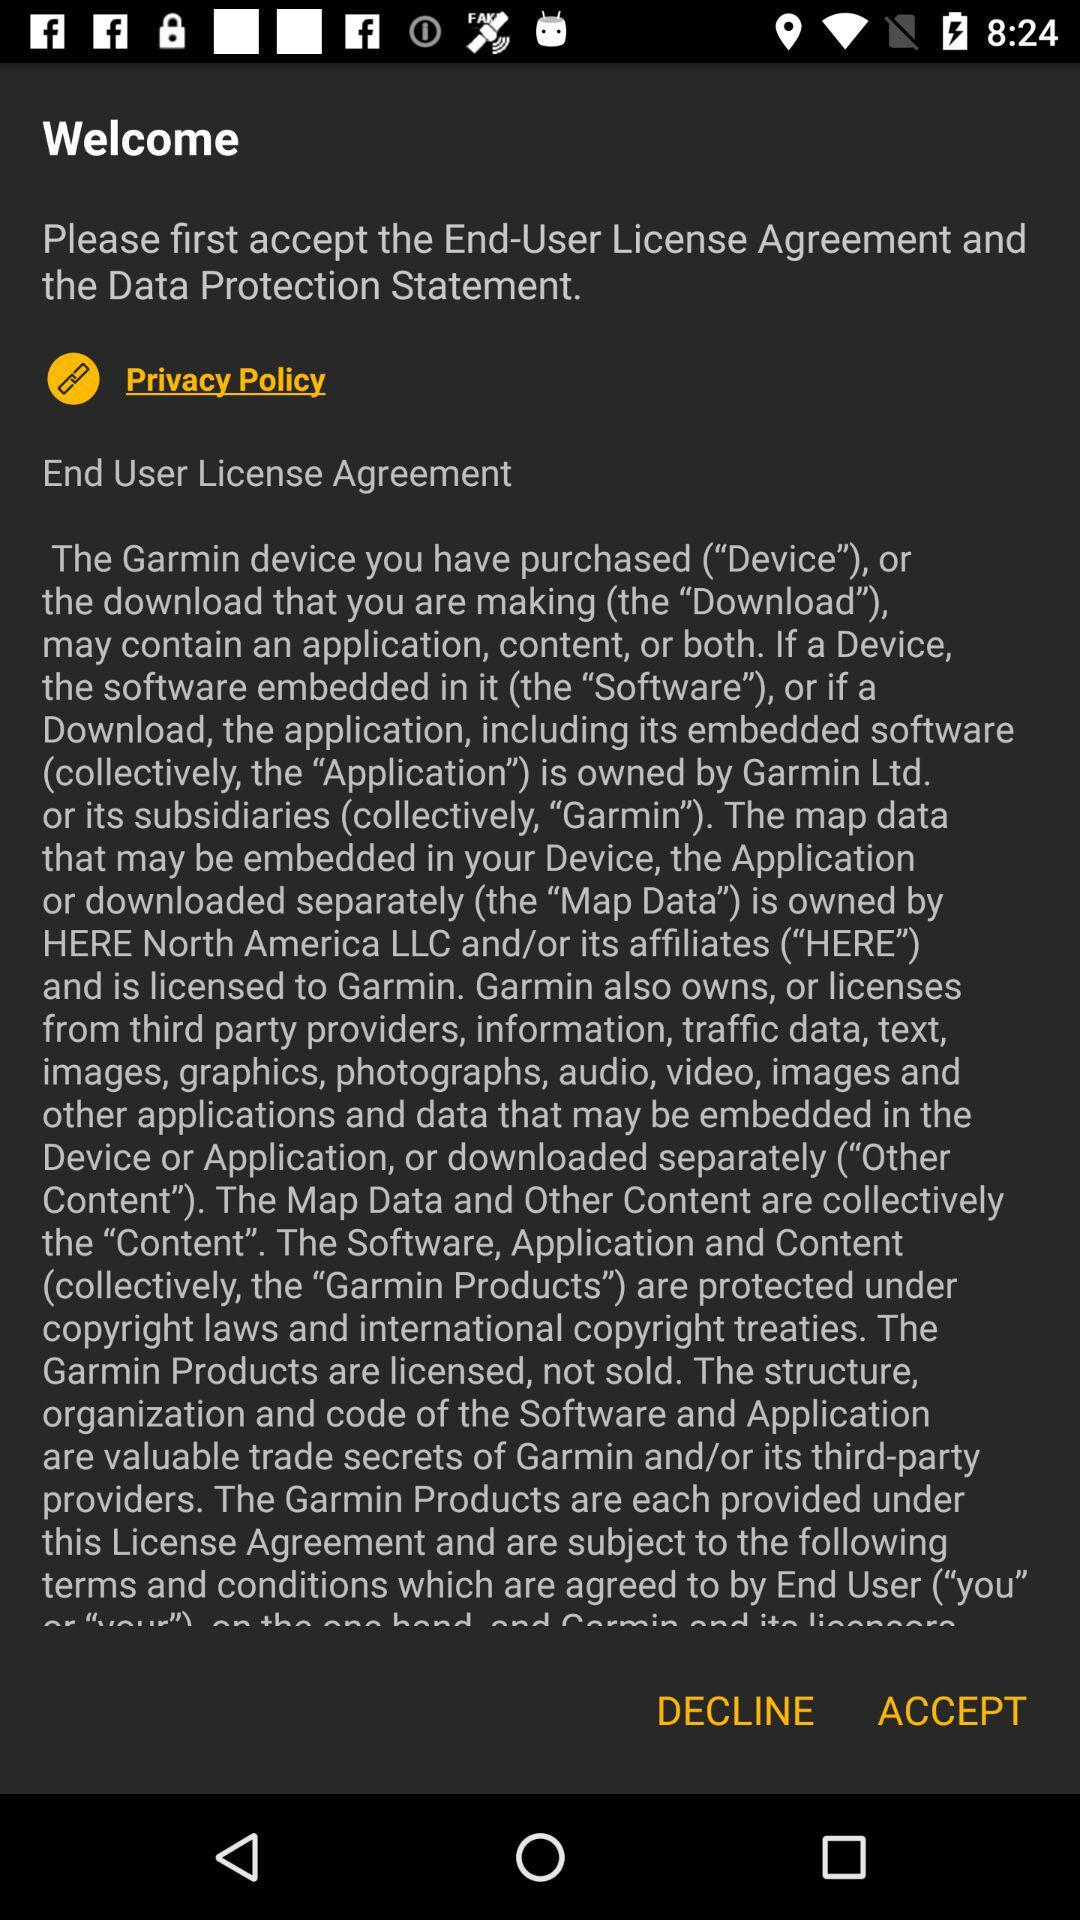  What do you see at coordinates (735, 1708) in the screenshot?
I see `the icon next to accept` at bounding box center [735, 1708].